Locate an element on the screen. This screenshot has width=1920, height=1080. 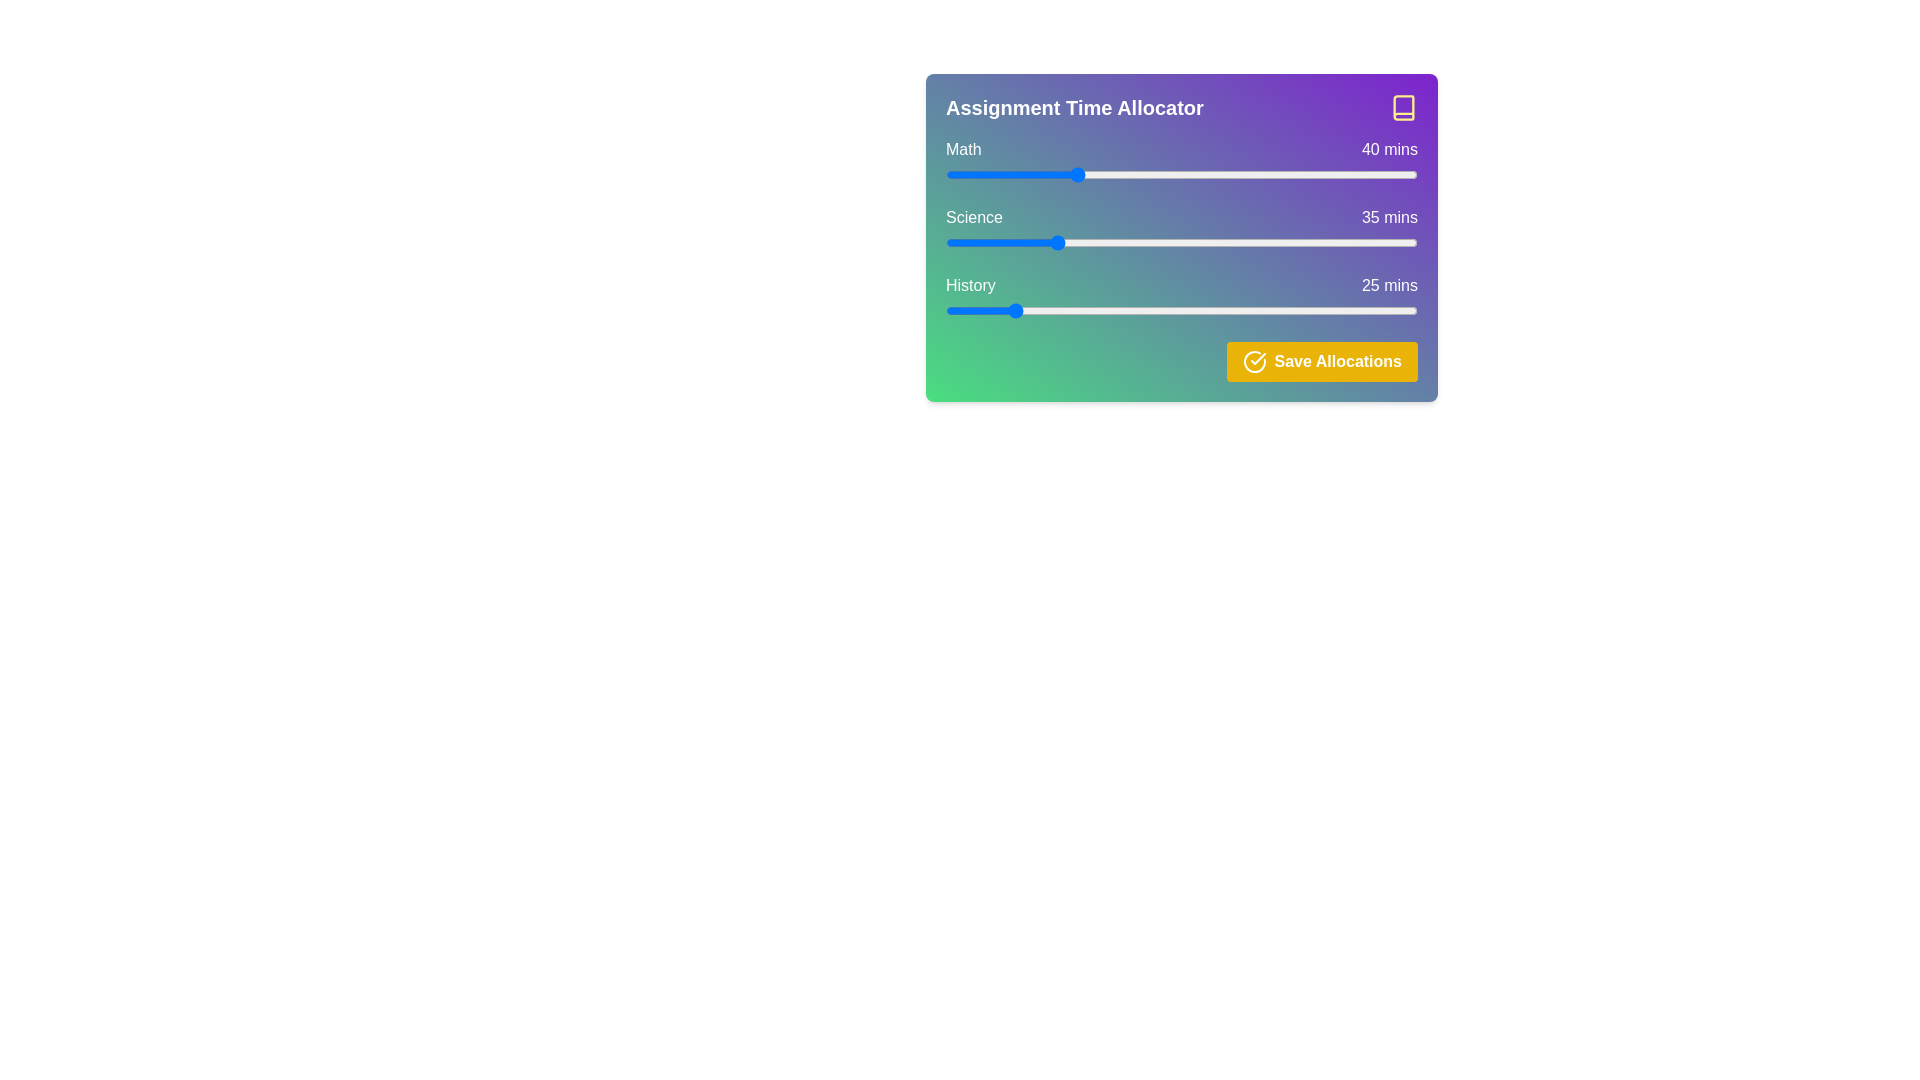
allocation time is located at coordinates (976, 242).